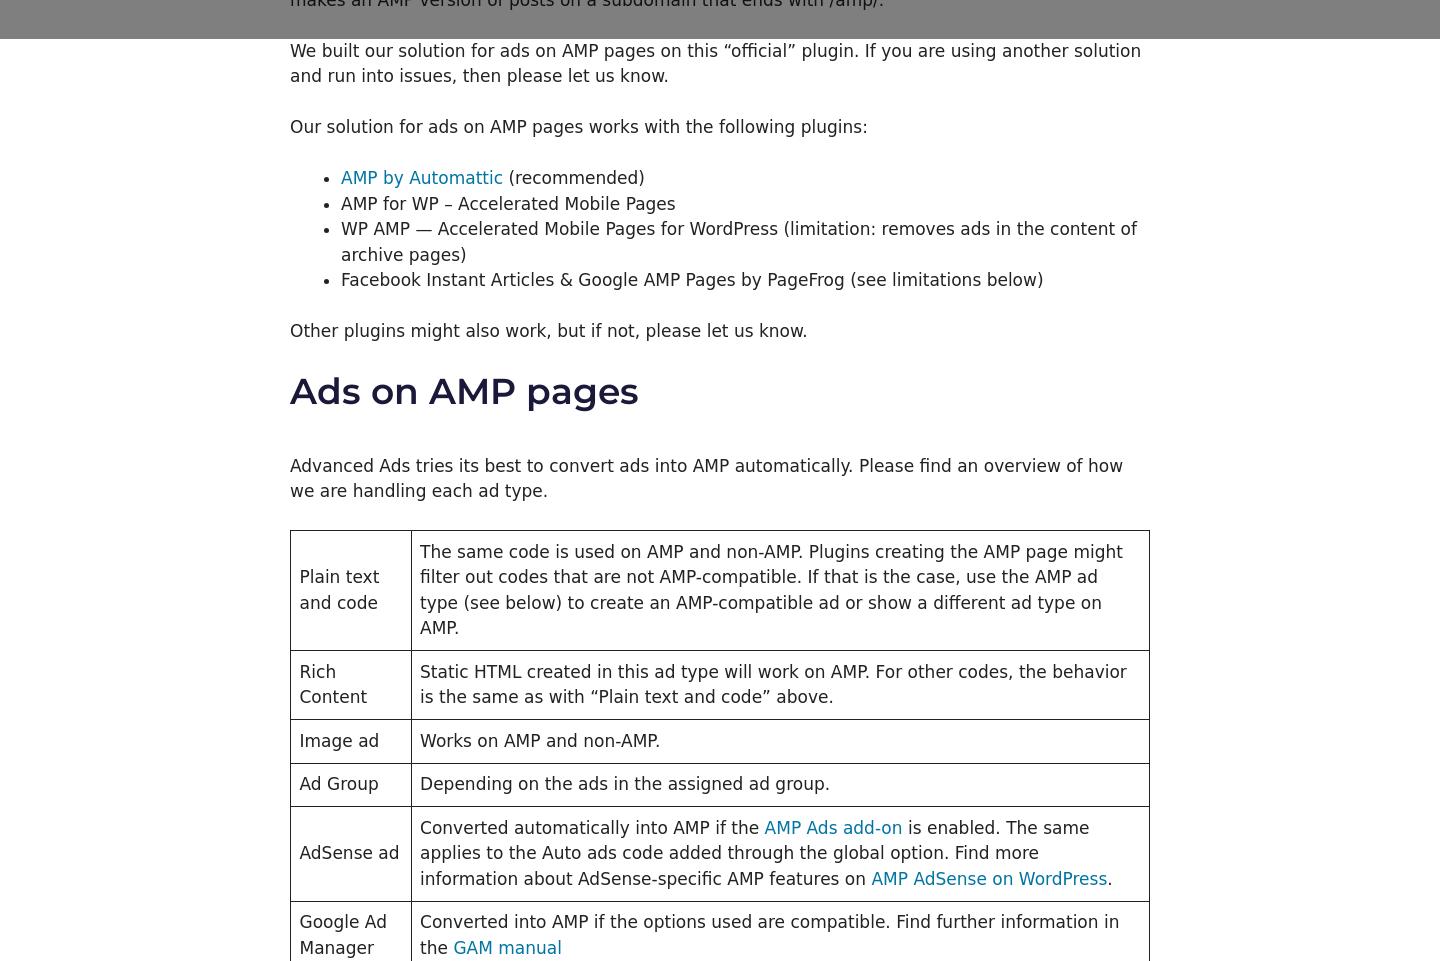  Describe the element at coordinates (591, 827) in the screenshot. I see `'Converted automatically into AMP if the'` at that location.